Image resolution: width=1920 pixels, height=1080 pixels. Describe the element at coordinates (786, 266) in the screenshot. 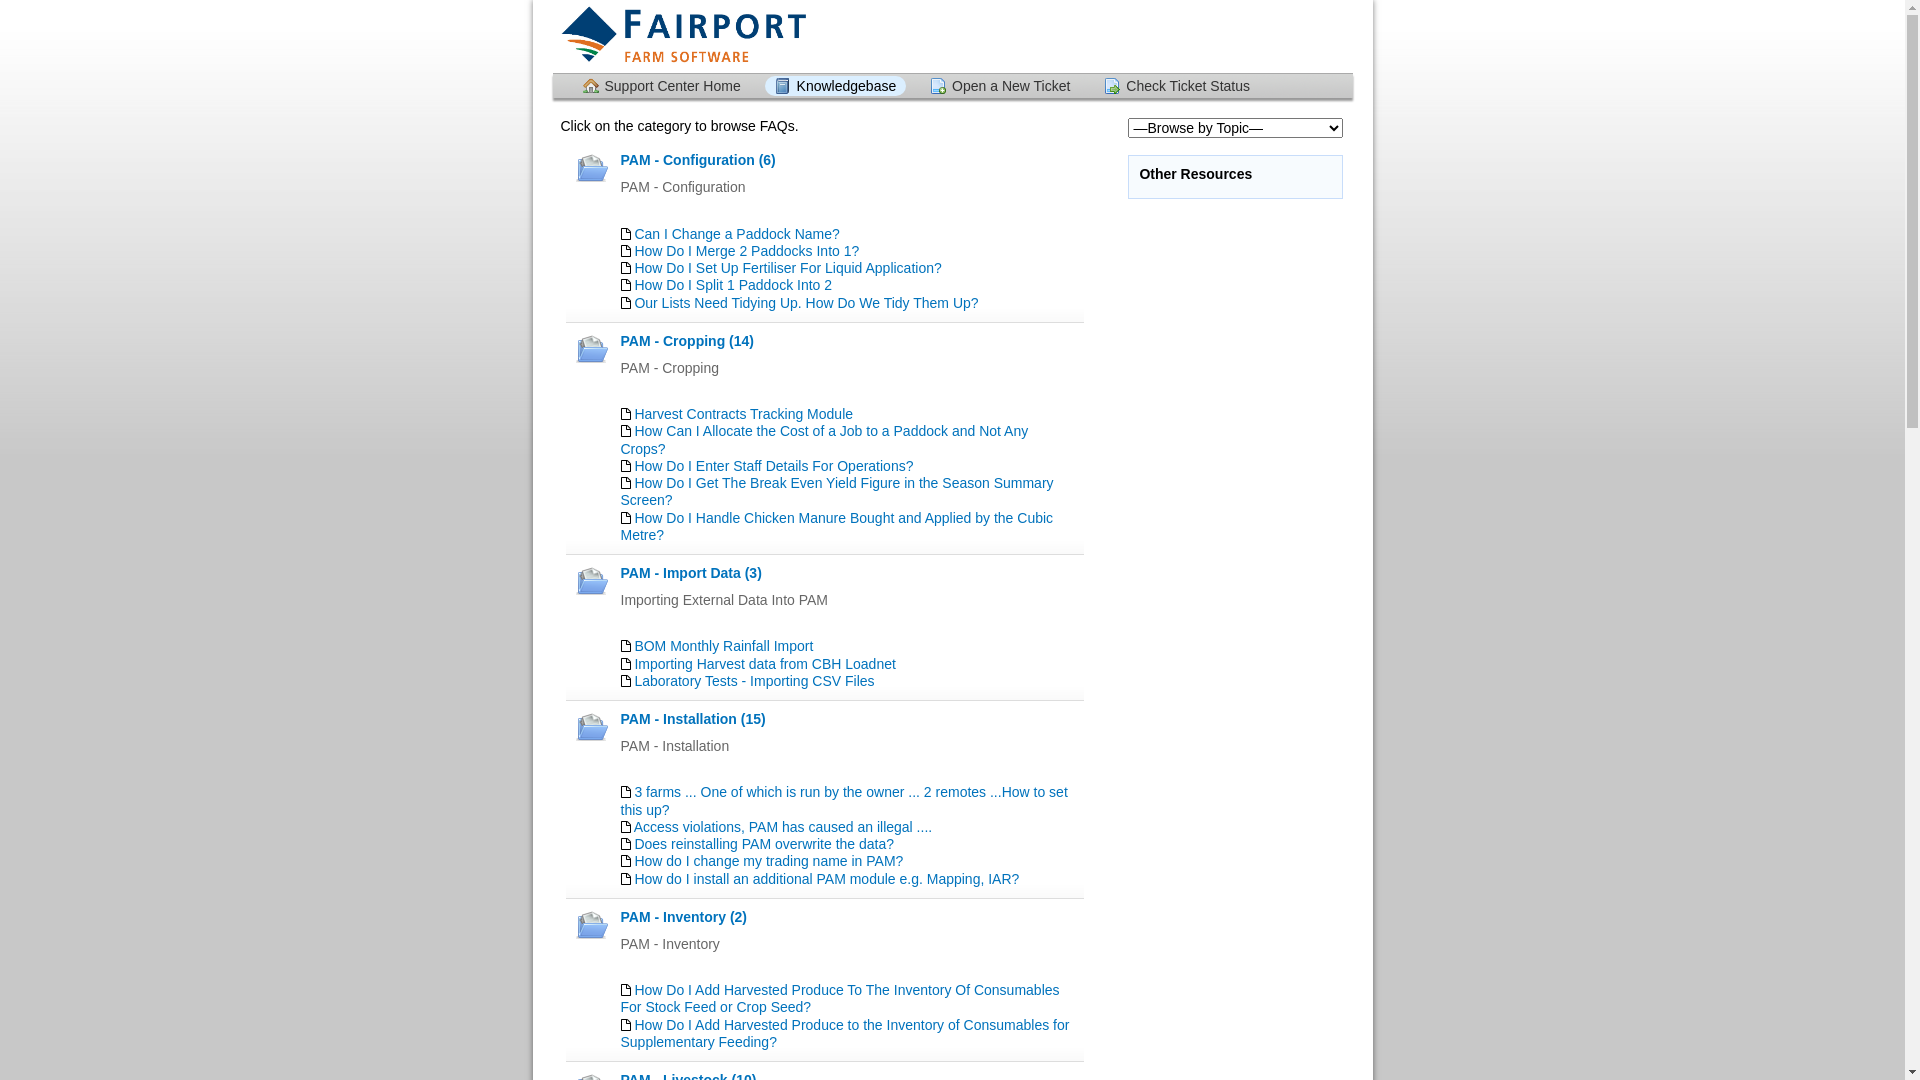

I see `'How Do I Set Up Fertiliser For Liquid Application?'` at that location.